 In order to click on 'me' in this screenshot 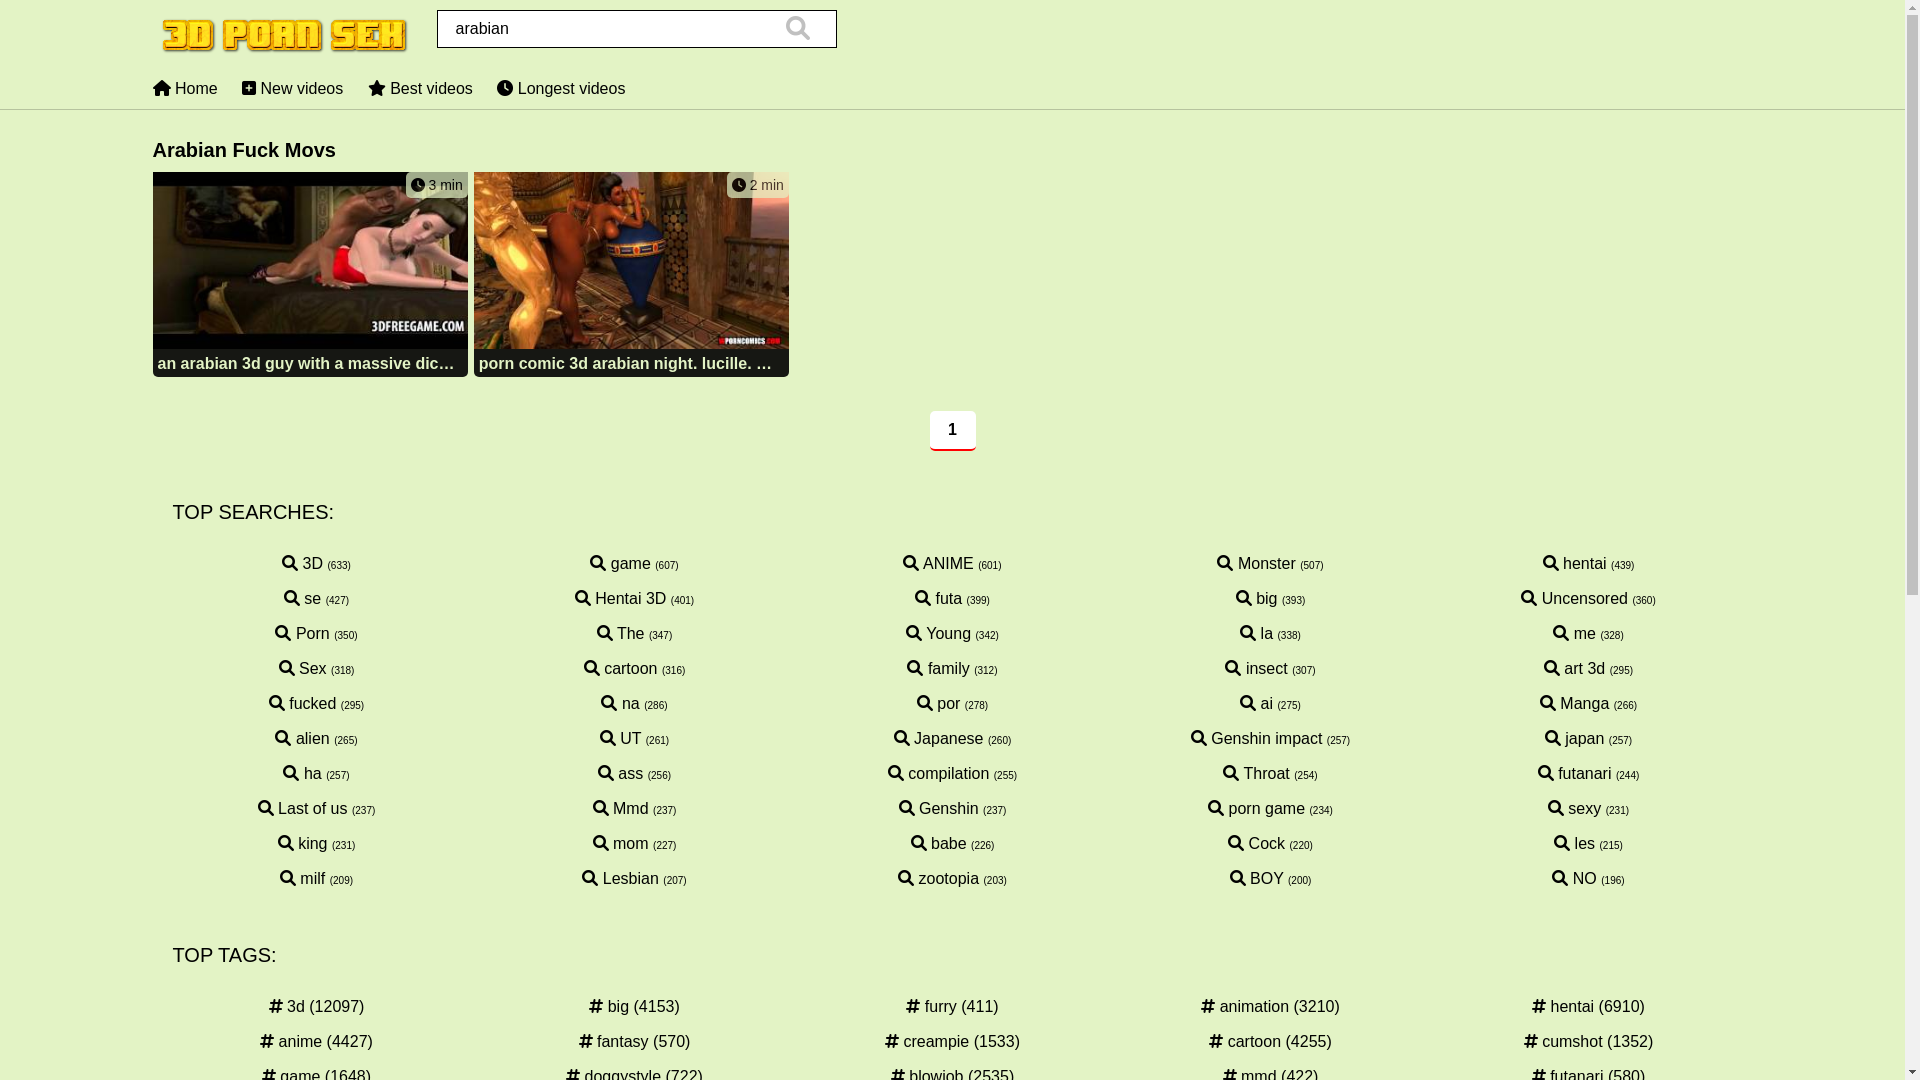, I will do `click(1552, 633)`.